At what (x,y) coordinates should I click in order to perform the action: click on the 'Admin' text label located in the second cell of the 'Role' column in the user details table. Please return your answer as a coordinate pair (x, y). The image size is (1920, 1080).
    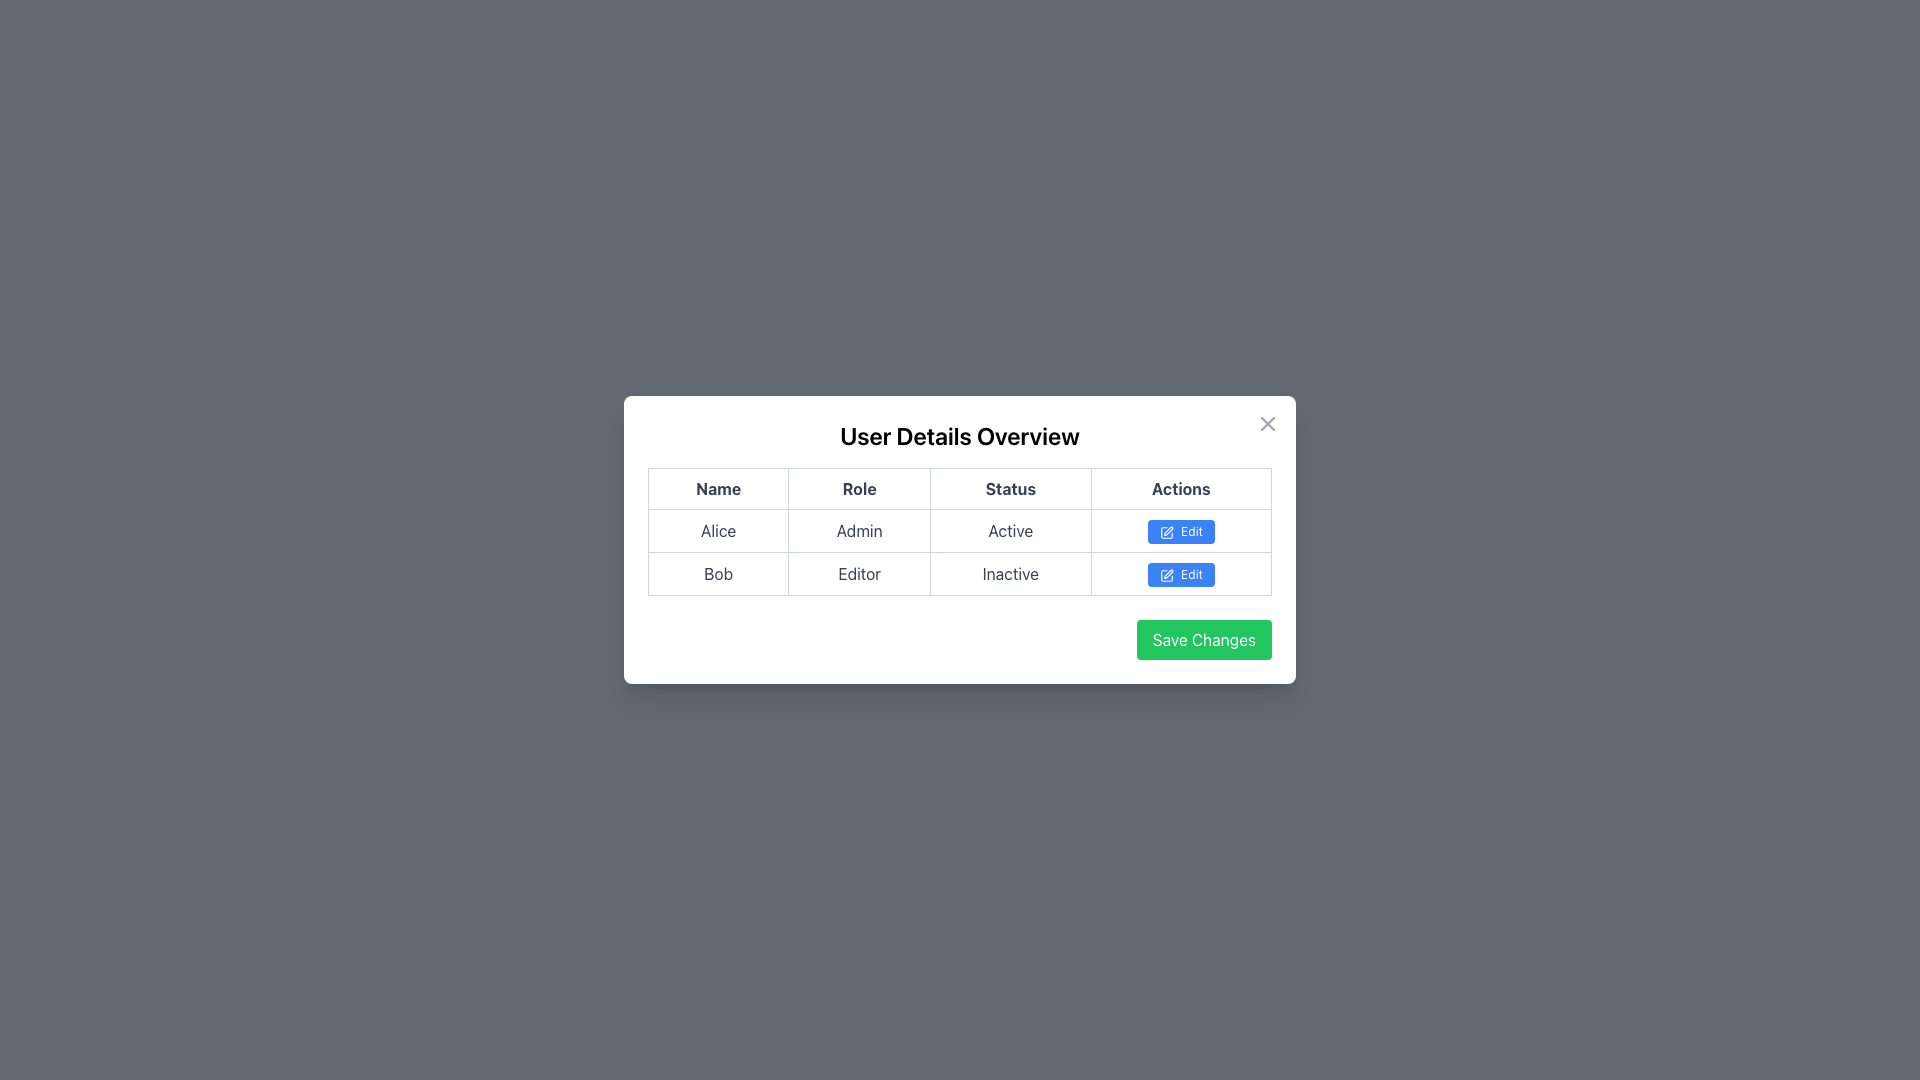
    Looking at the image, I should click on (859, 530).